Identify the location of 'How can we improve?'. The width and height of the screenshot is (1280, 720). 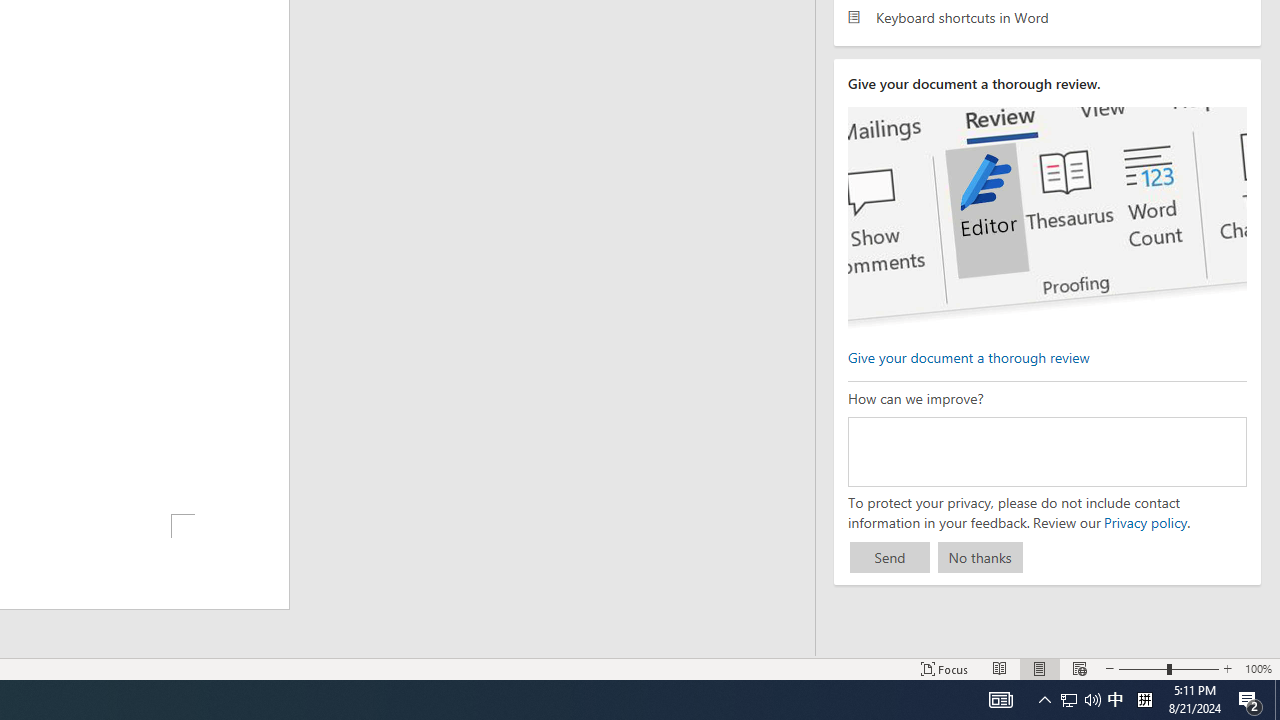
(1046, 451).